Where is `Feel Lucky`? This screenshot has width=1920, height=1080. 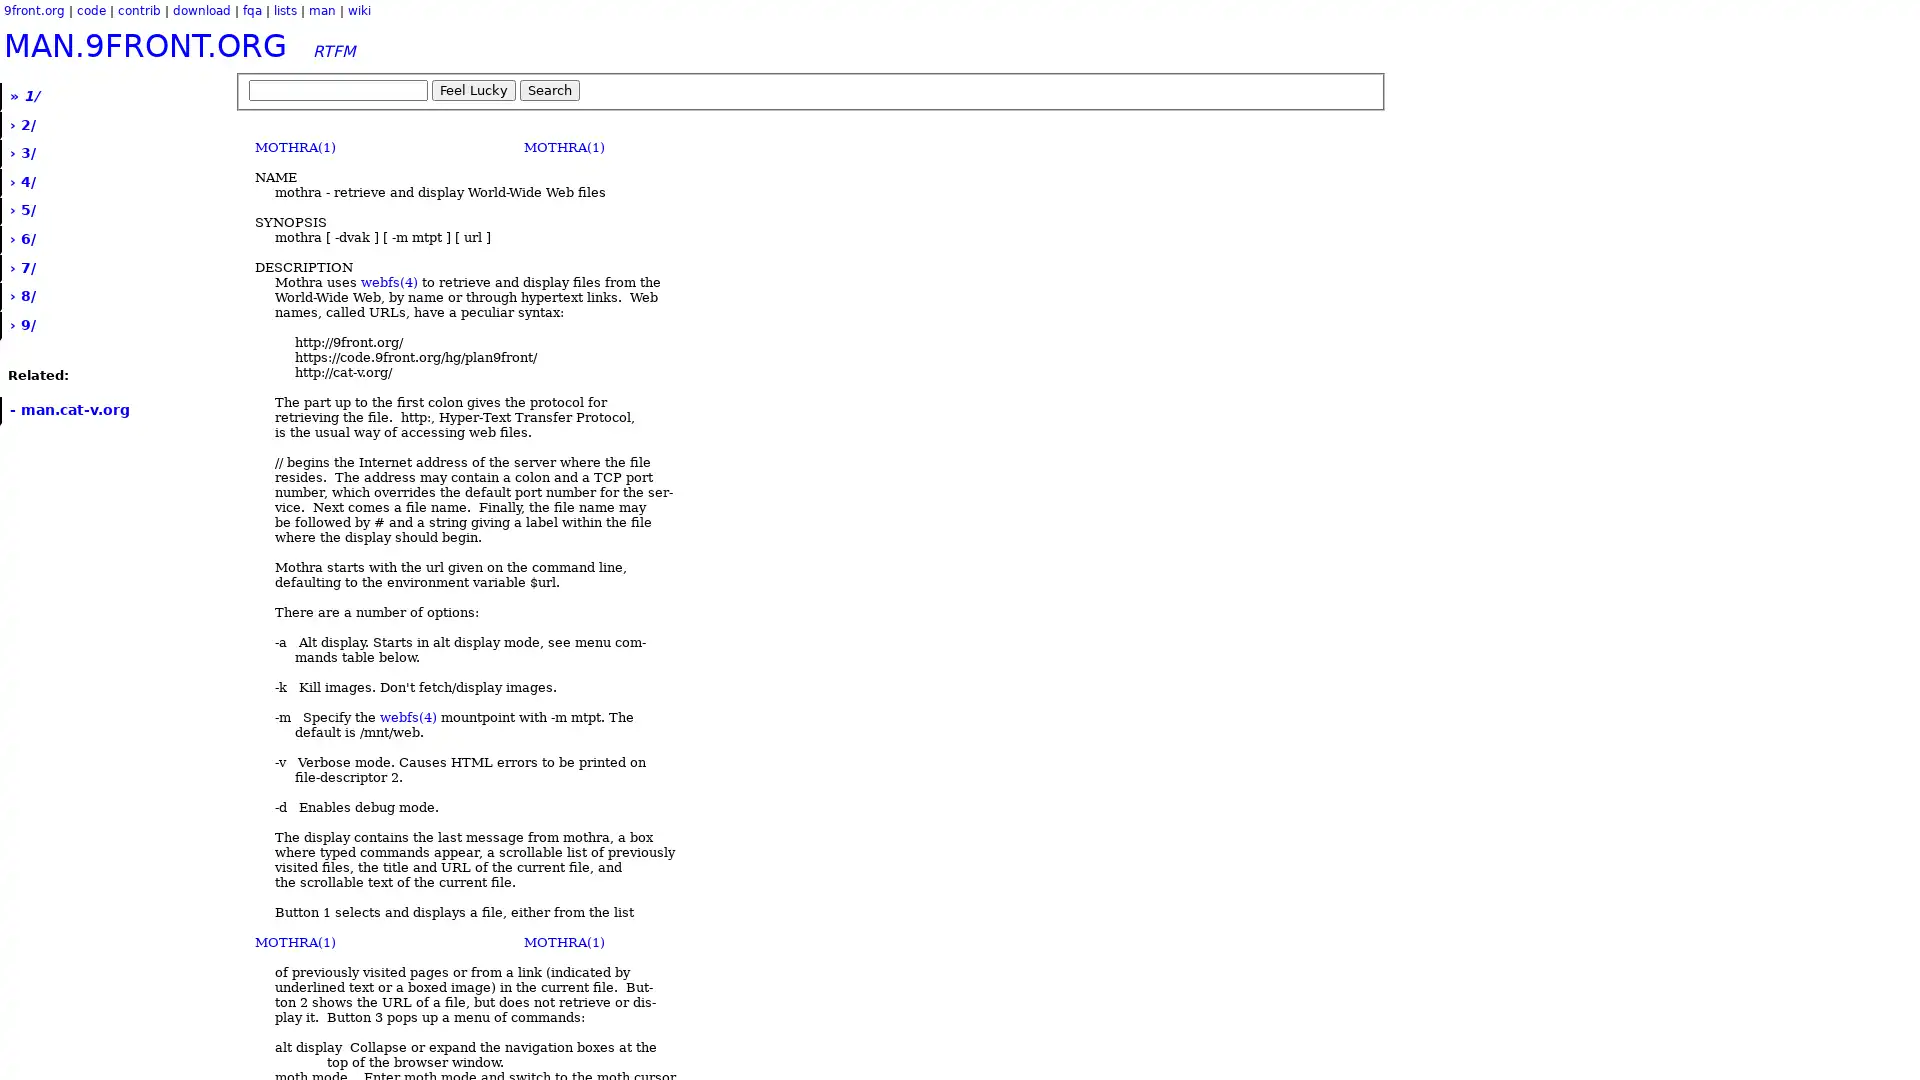 Feel Lucky is located at coordinates (473, 90).